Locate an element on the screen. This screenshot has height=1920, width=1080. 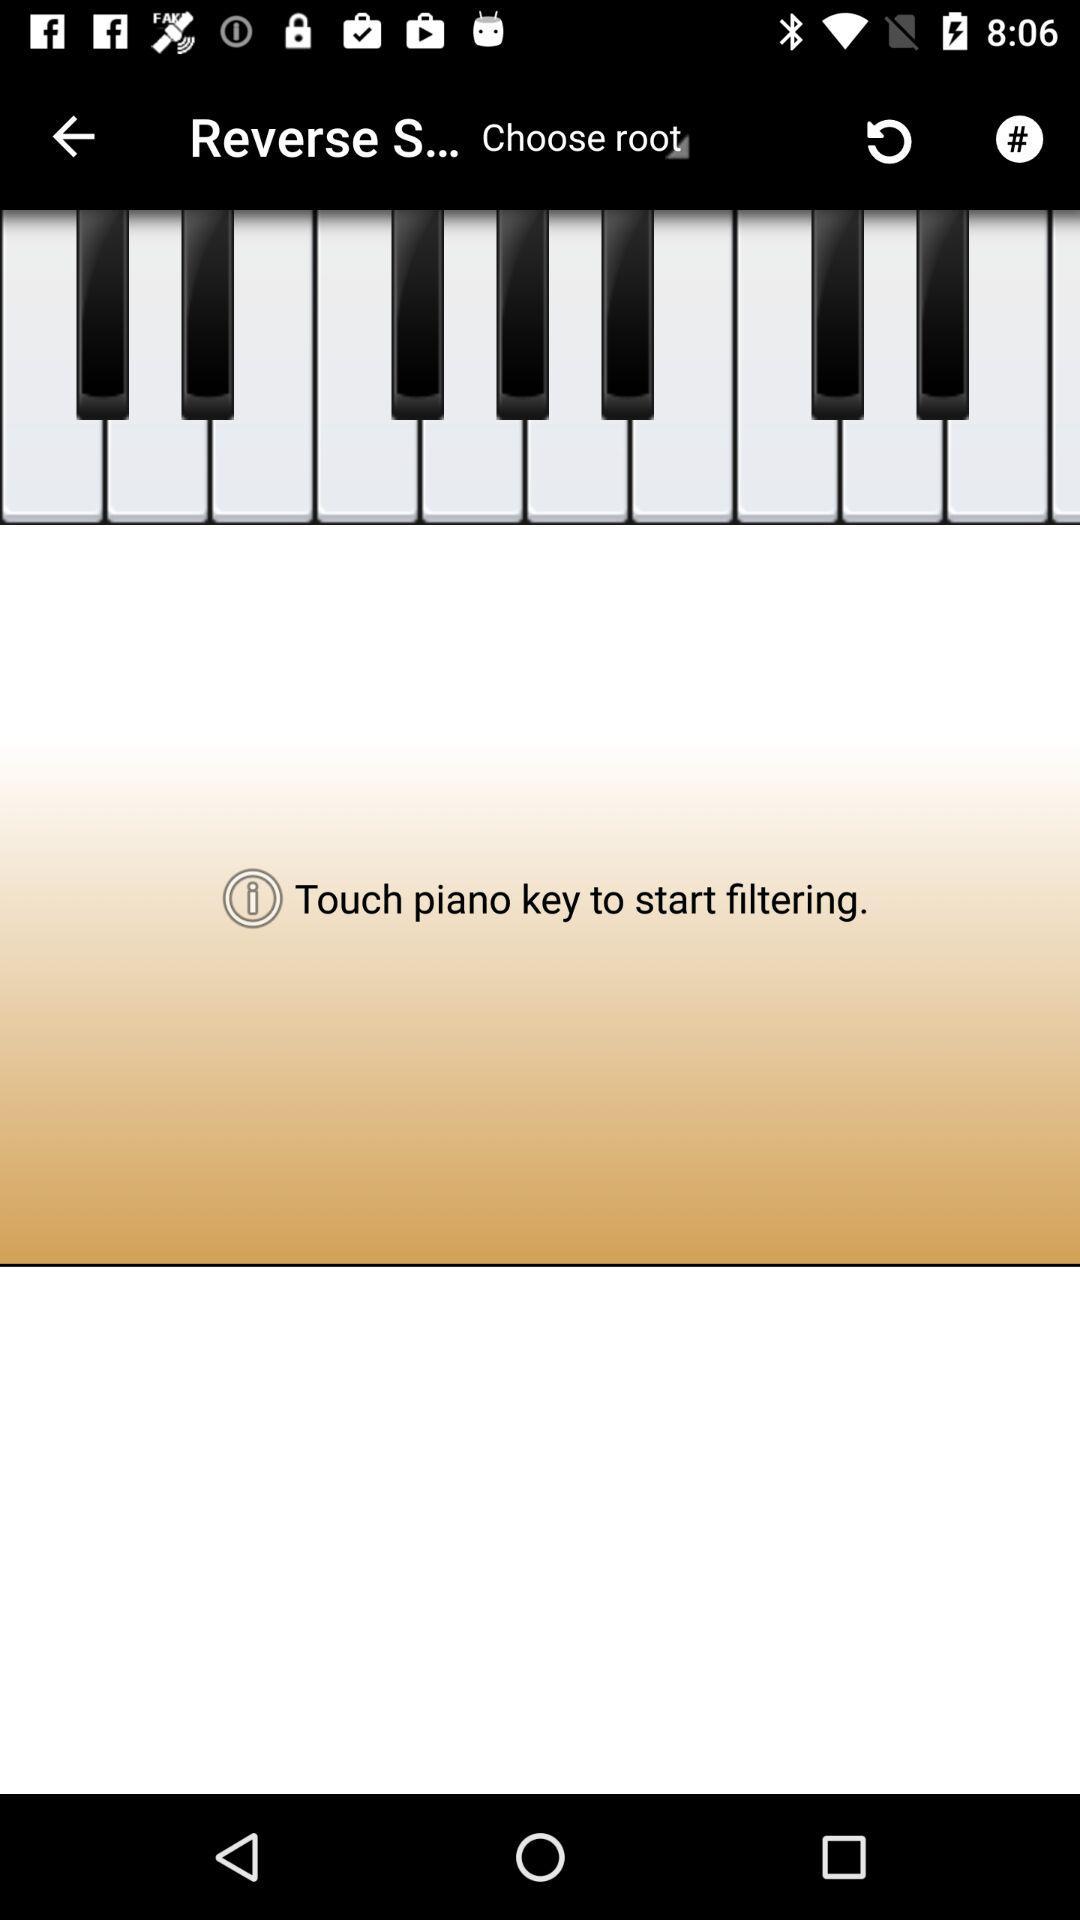
pressing this plays a simulation of that note on a piano is located at coordinates (626, 314).